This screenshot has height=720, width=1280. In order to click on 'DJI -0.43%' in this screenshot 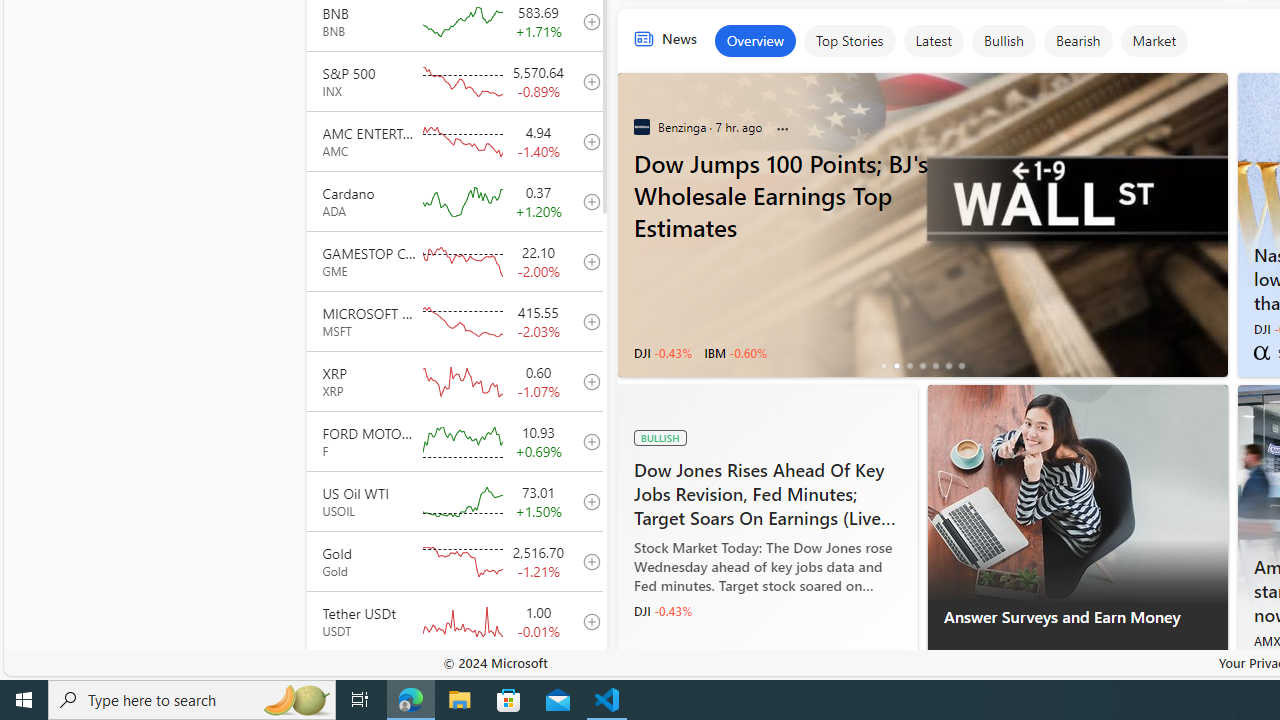, I will do `click(663, 610)`.